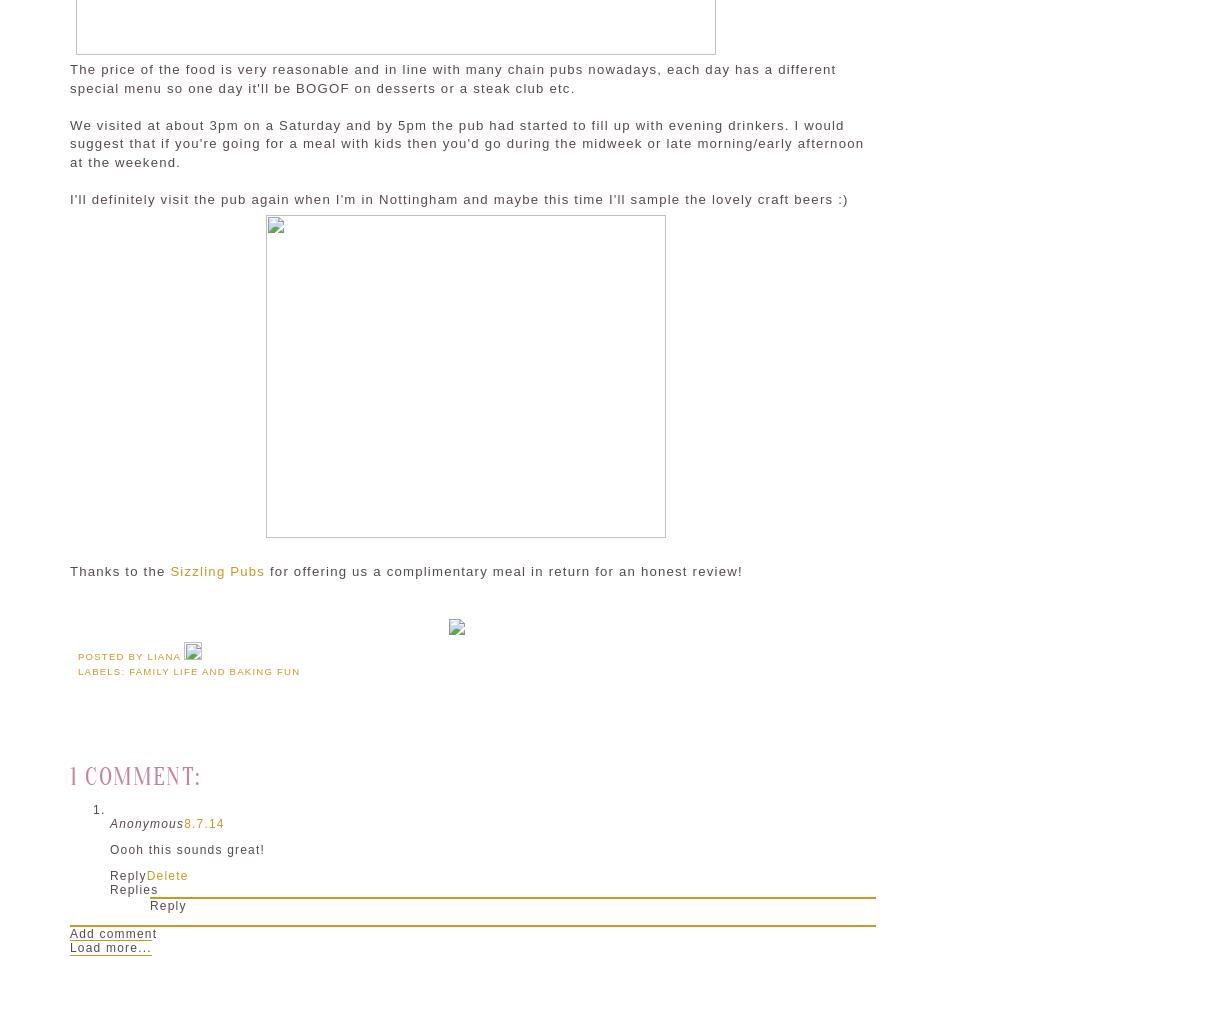  What do you see at coordinates (169, 570) in the screenshot?
I see `'Sizzling Pubs'` at bounding box center [169, 570].